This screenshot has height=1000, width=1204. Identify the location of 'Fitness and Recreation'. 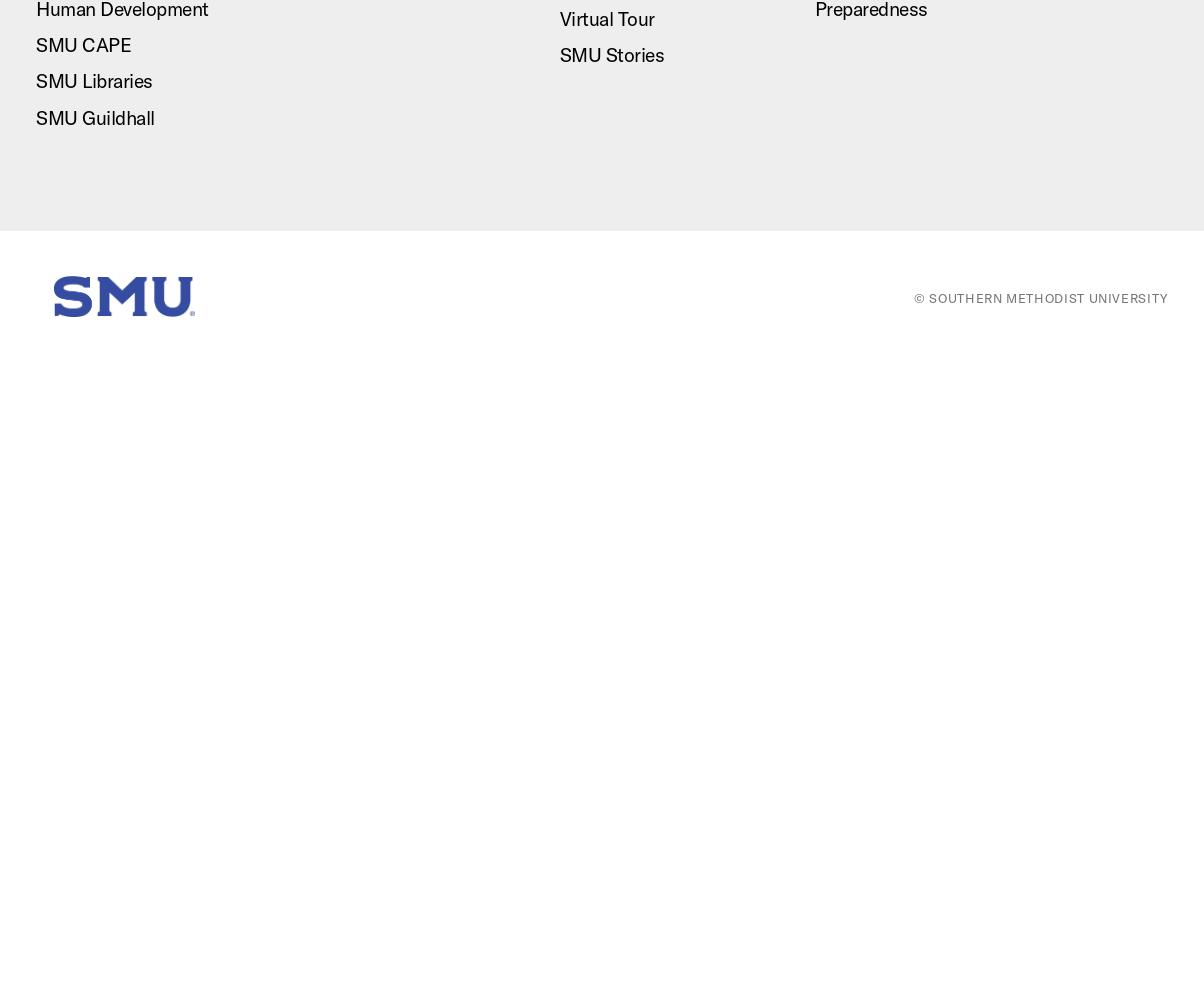
(1001, 16).